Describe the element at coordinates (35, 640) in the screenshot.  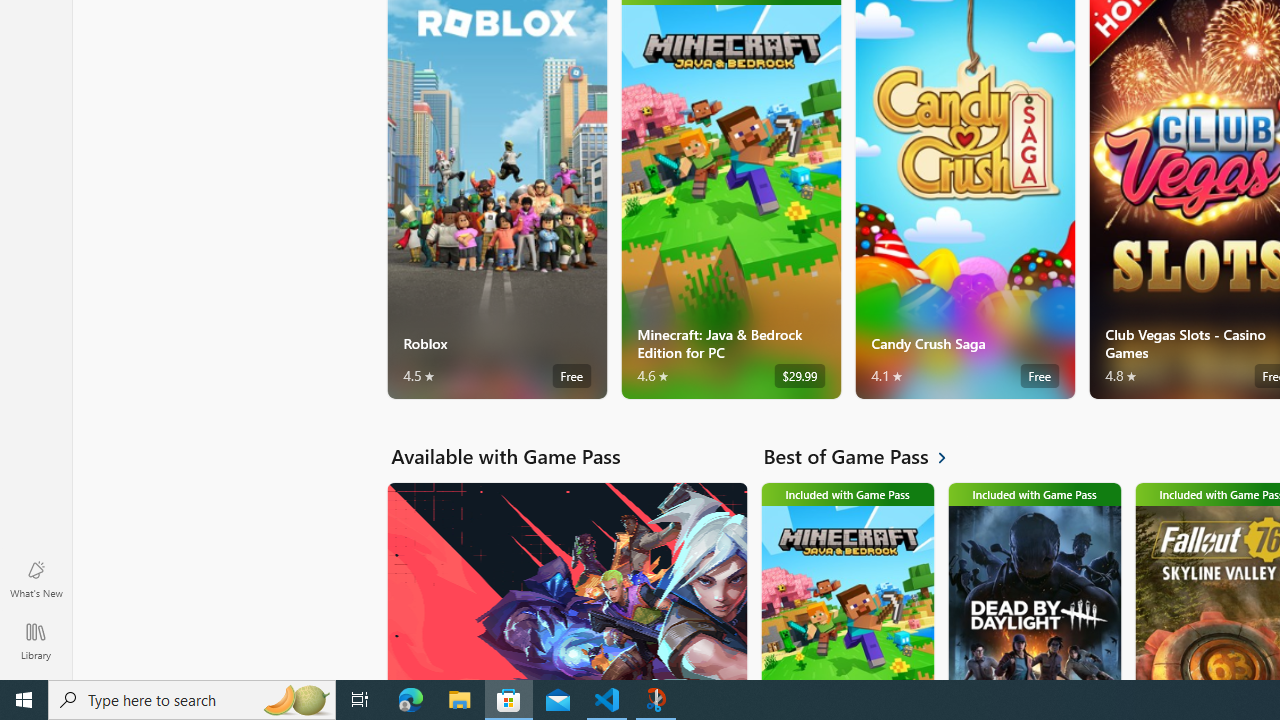
I see `'Library'` at that location.